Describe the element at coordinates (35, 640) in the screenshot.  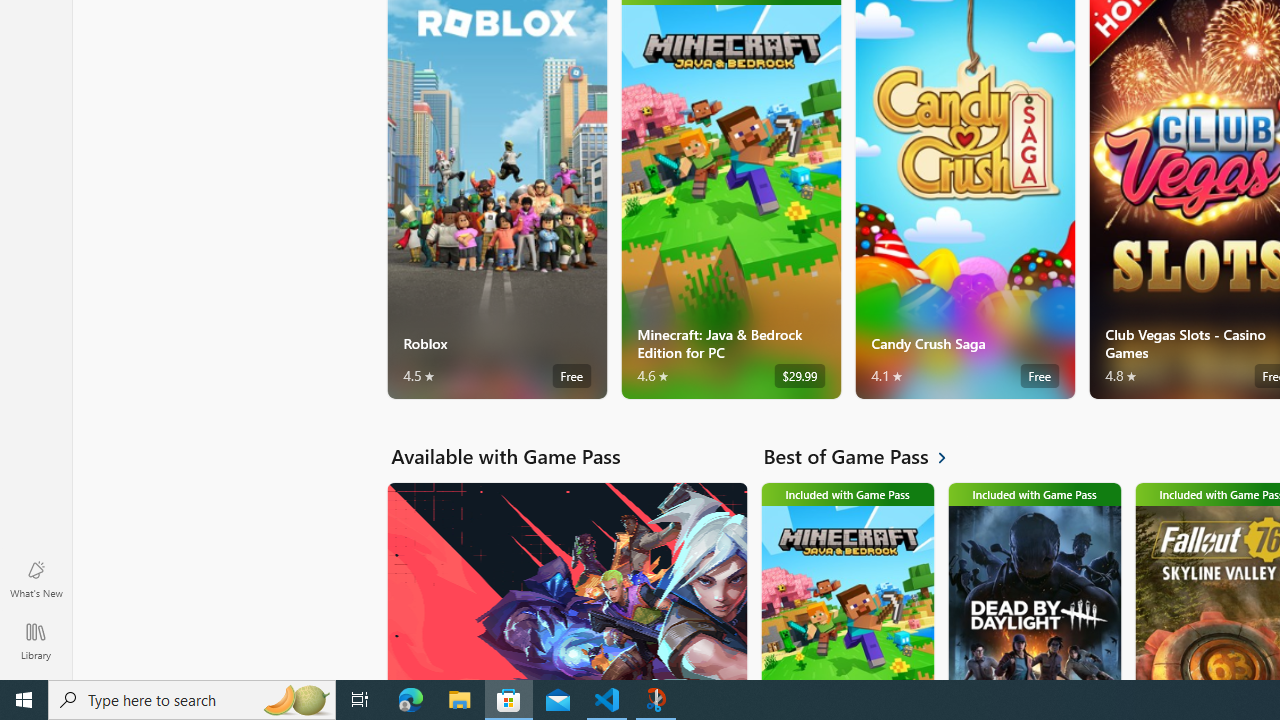
I see `'Library'` at that location.